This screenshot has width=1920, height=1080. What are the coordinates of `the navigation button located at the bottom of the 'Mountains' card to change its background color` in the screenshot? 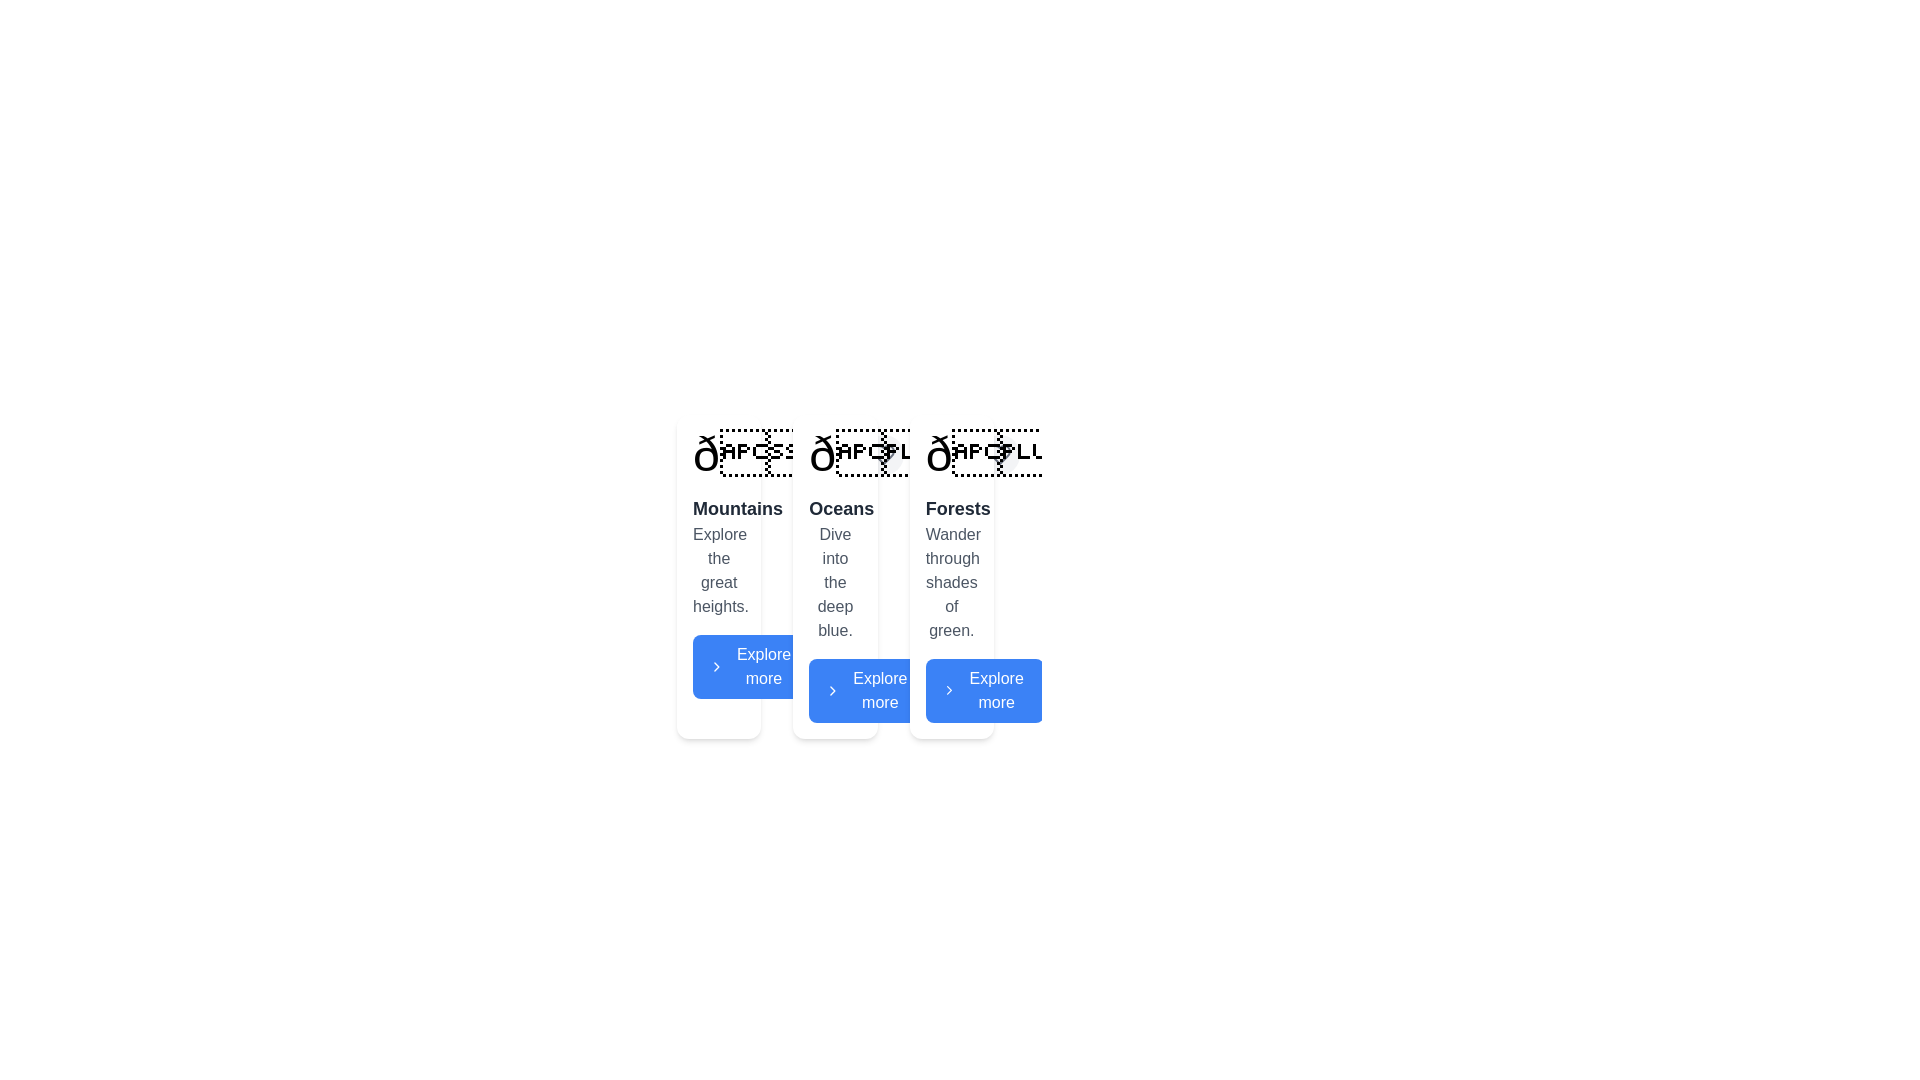 It's located at (751, 667).